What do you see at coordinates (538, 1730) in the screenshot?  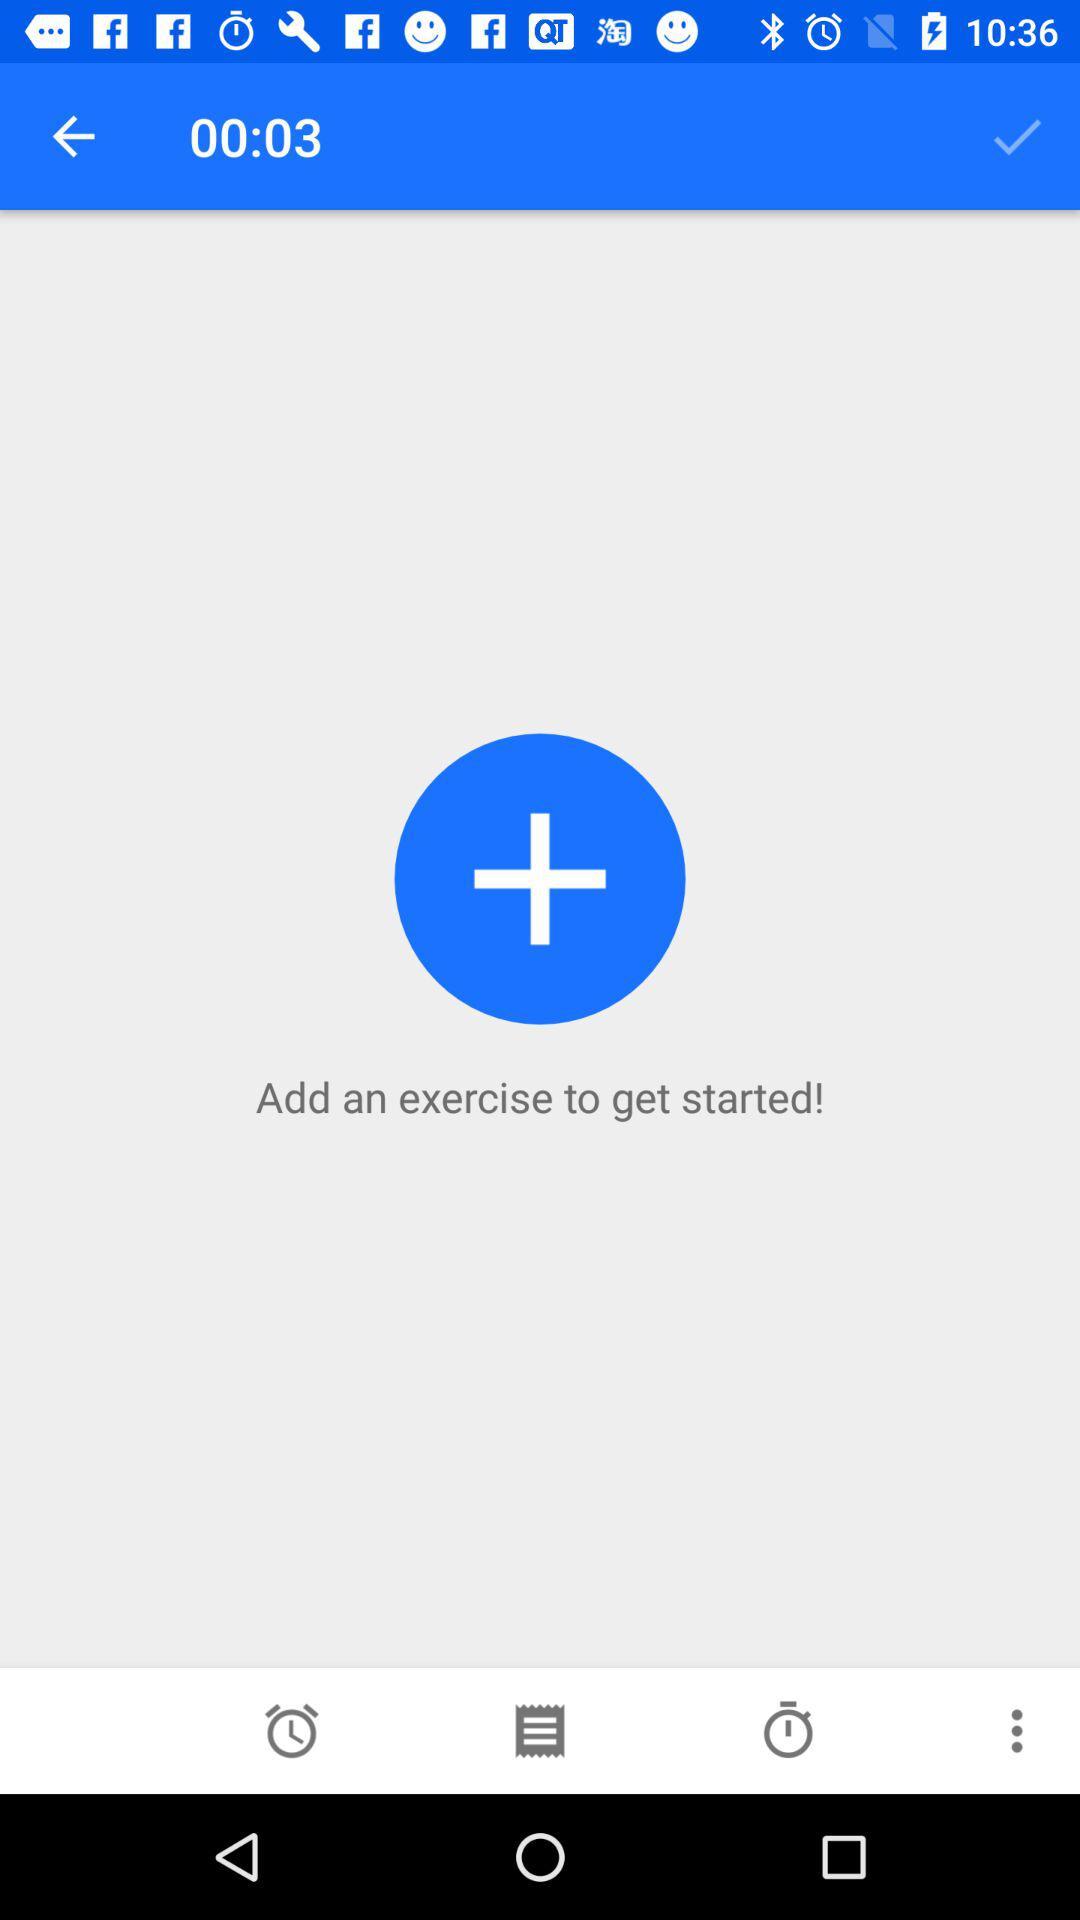 I see `opened apps` at bounding box center [538, 1730].